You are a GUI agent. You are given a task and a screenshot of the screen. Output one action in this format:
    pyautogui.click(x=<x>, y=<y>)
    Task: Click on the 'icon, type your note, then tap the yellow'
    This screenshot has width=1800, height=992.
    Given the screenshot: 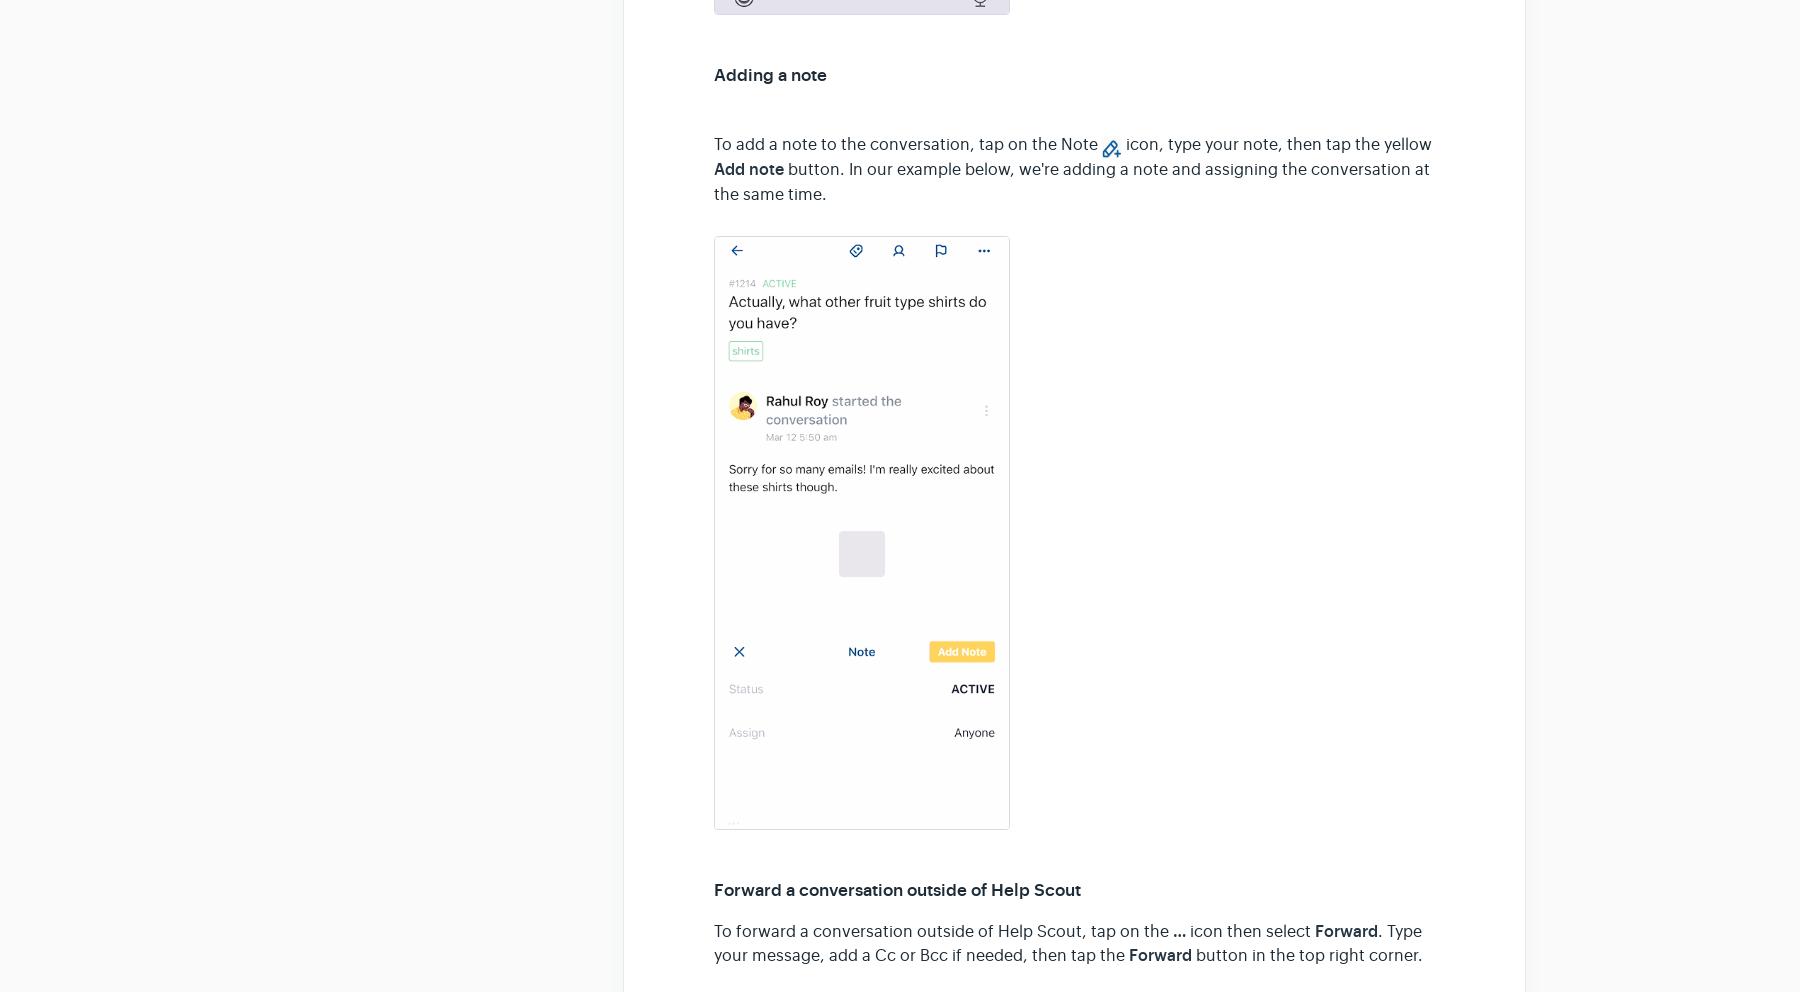 What is the action you would take?
    pyautogui.click(x=1276, y=145)
    